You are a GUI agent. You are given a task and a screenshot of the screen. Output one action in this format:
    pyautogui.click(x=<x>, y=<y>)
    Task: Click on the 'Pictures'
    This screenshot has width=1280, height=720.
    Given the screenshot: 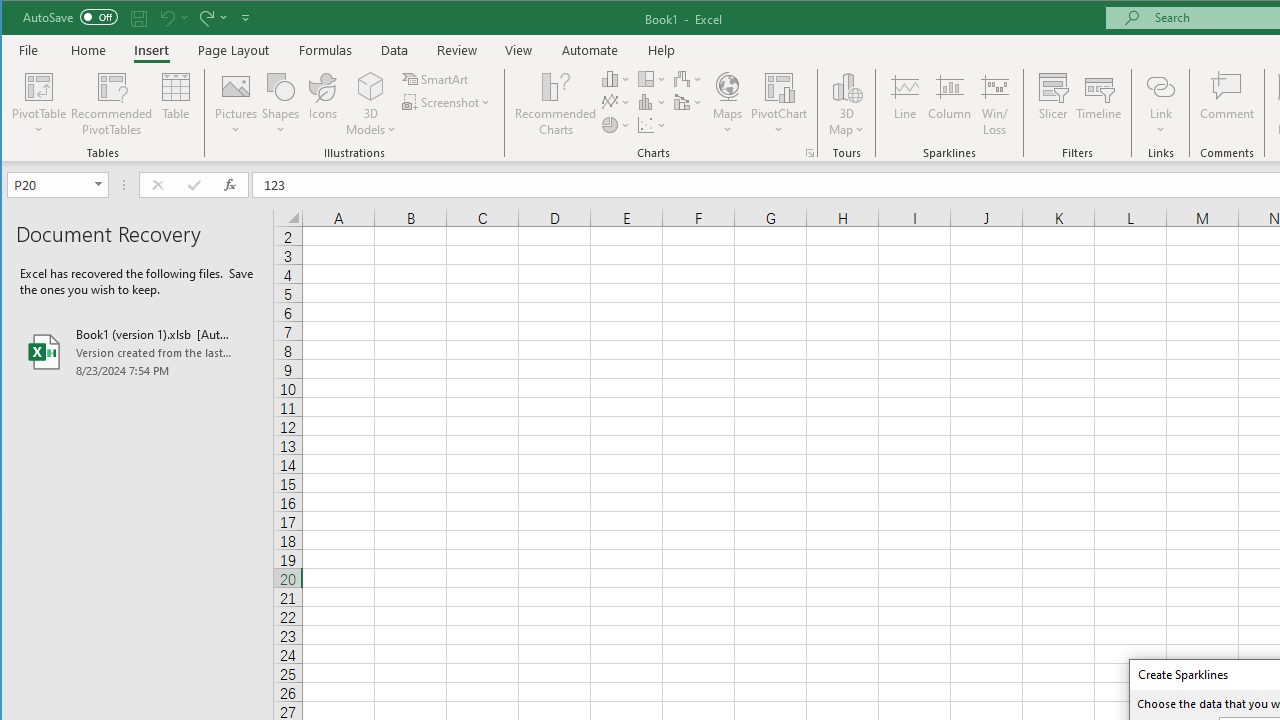 What is the action you would take?
    pyautogui.click(x=236, y=104)
    